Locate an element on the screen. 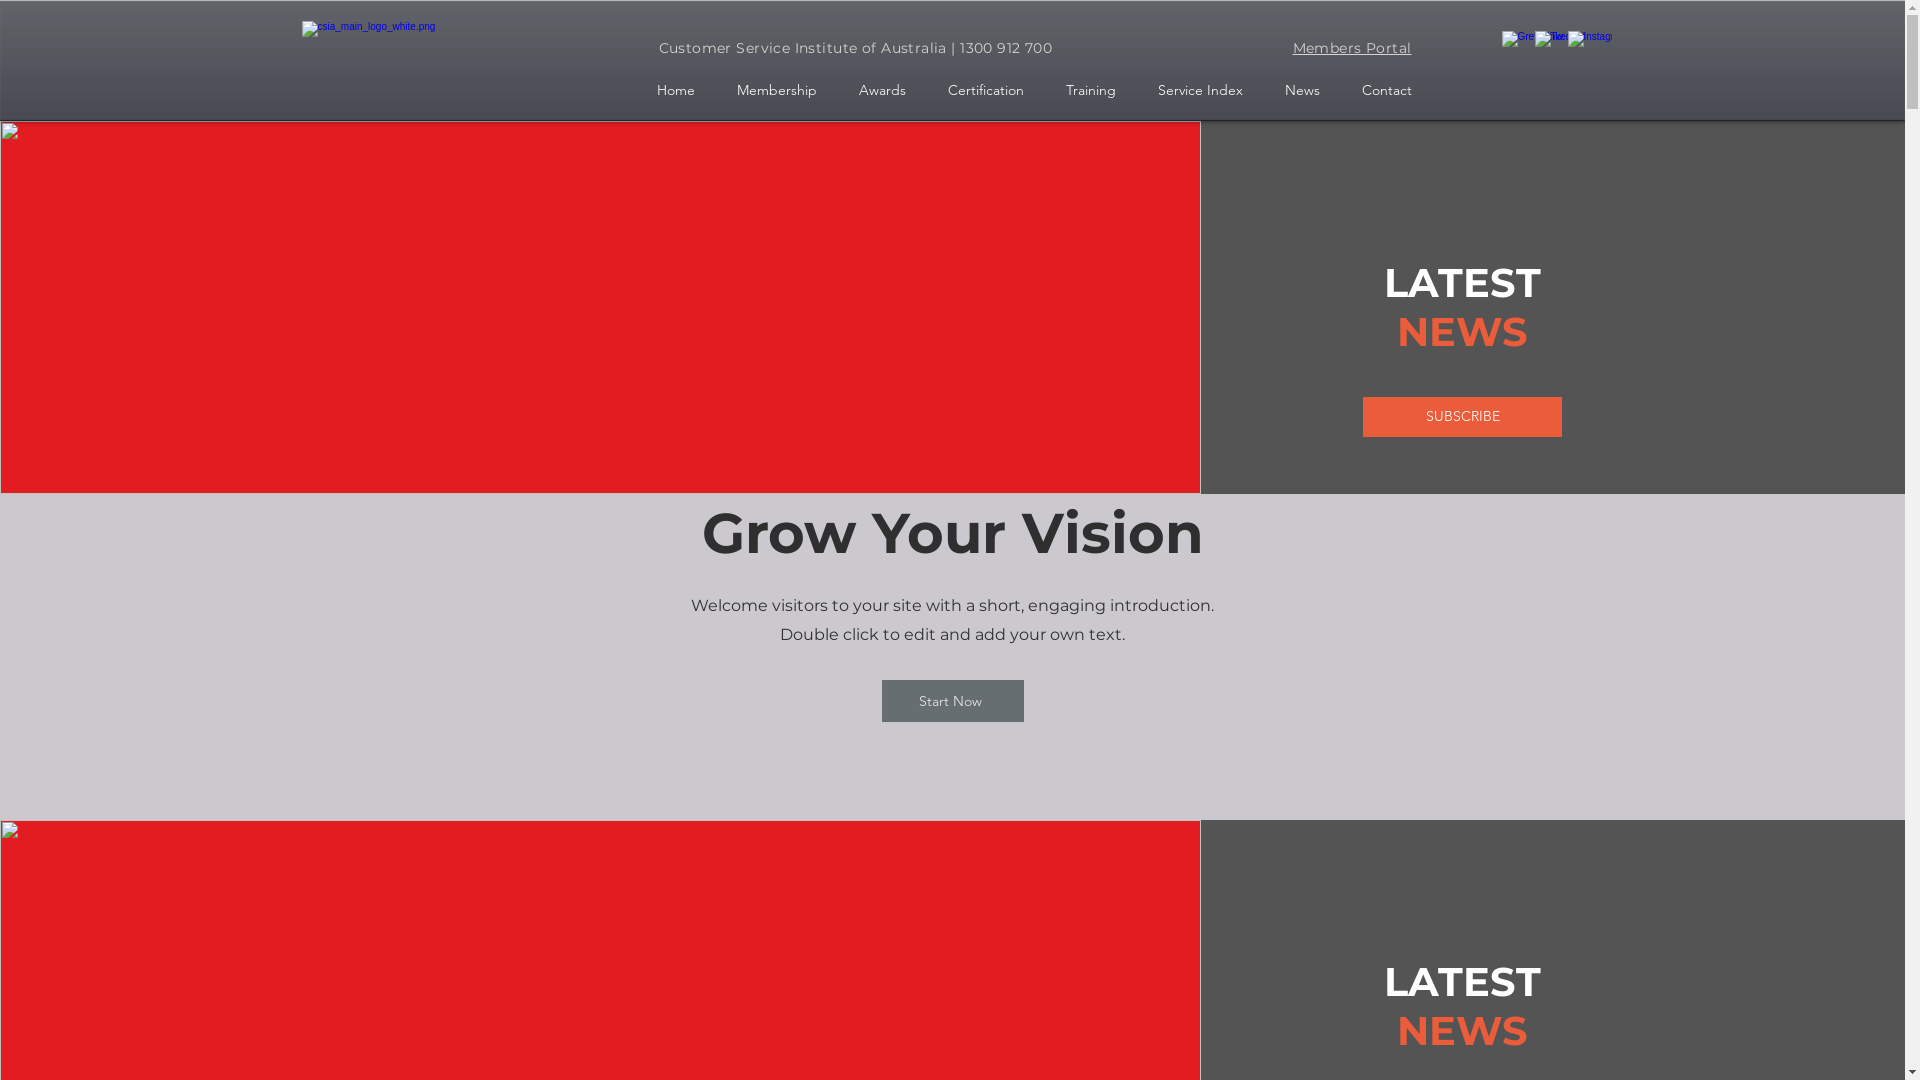 The image size is (1920, 1080). 'SUBSCRIBE' is located at coordinates (1462, 415).